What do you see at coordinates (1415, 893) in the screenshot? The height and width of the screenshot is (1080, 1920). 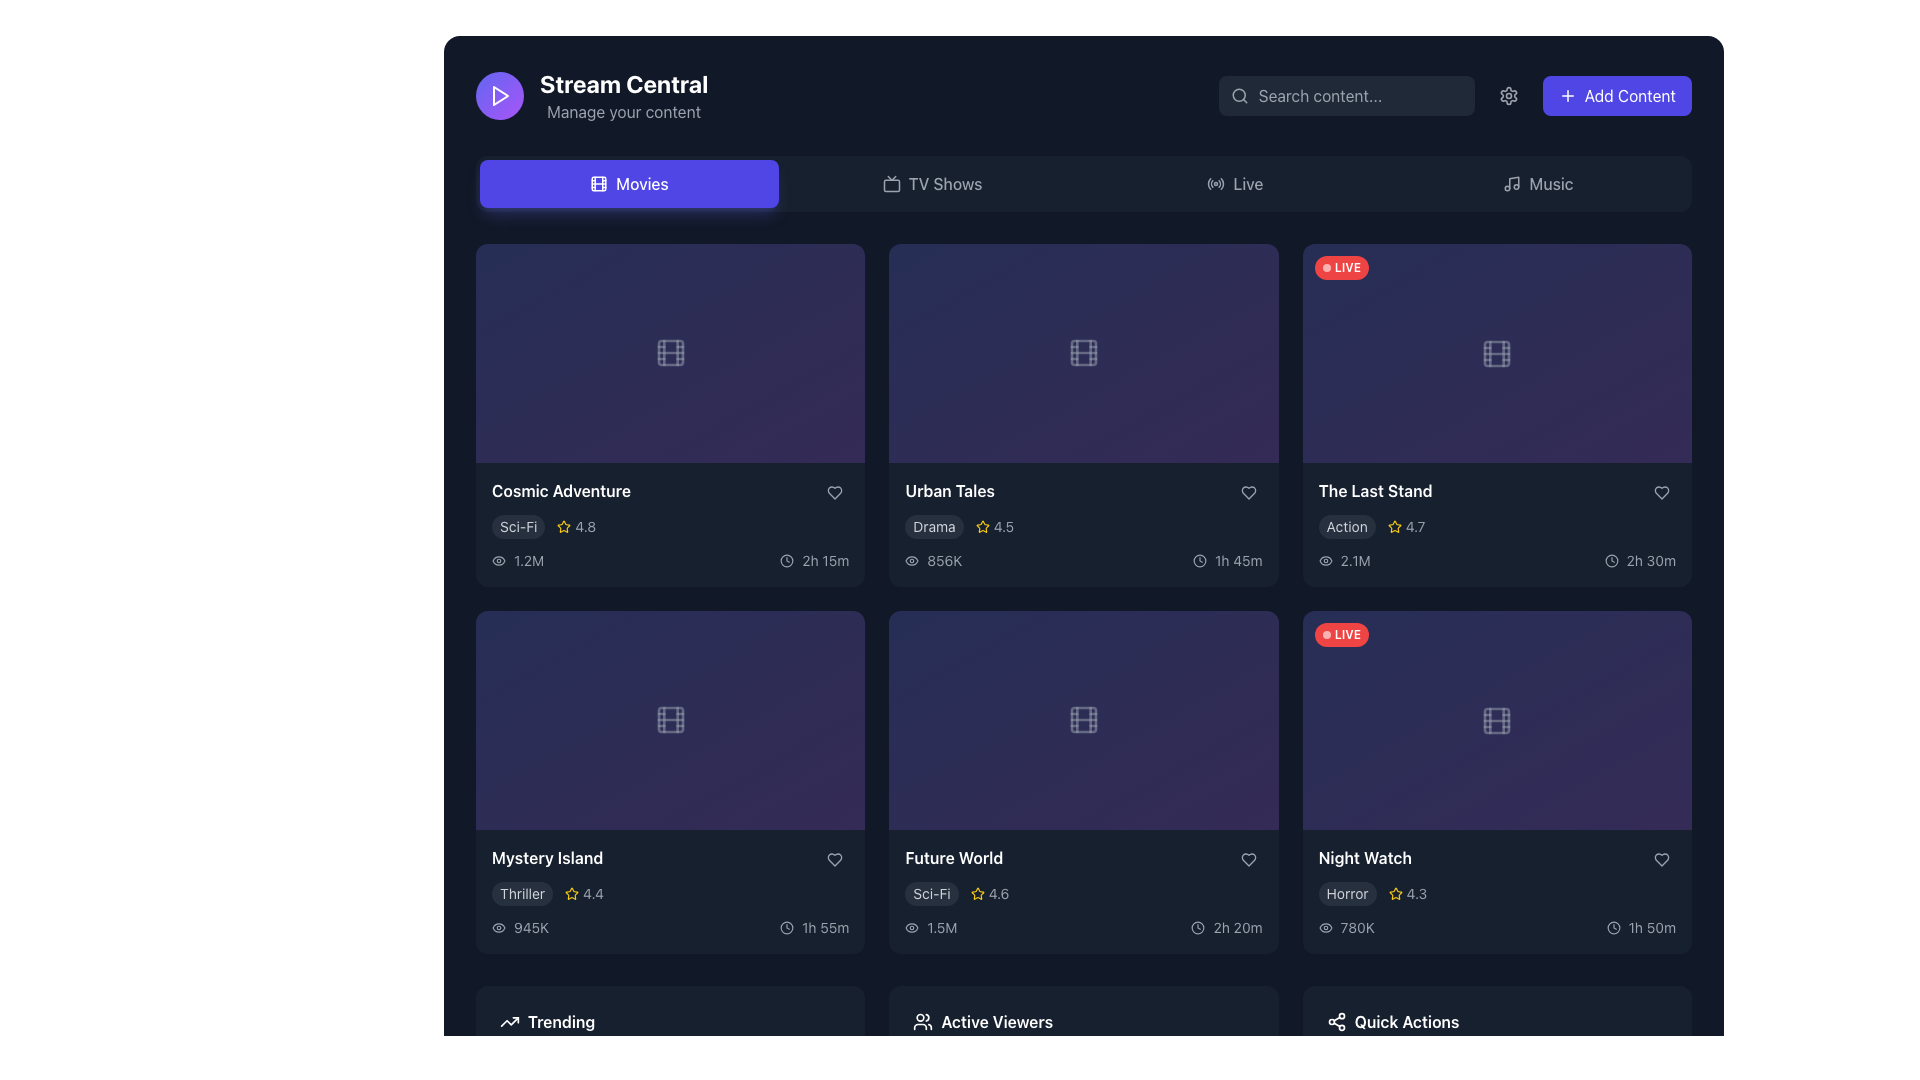 I see `rating value displayed on the rightmost Text label of the 'Night Watch' movie card in the 'Movies' section` at bounding box center [1415, 893].